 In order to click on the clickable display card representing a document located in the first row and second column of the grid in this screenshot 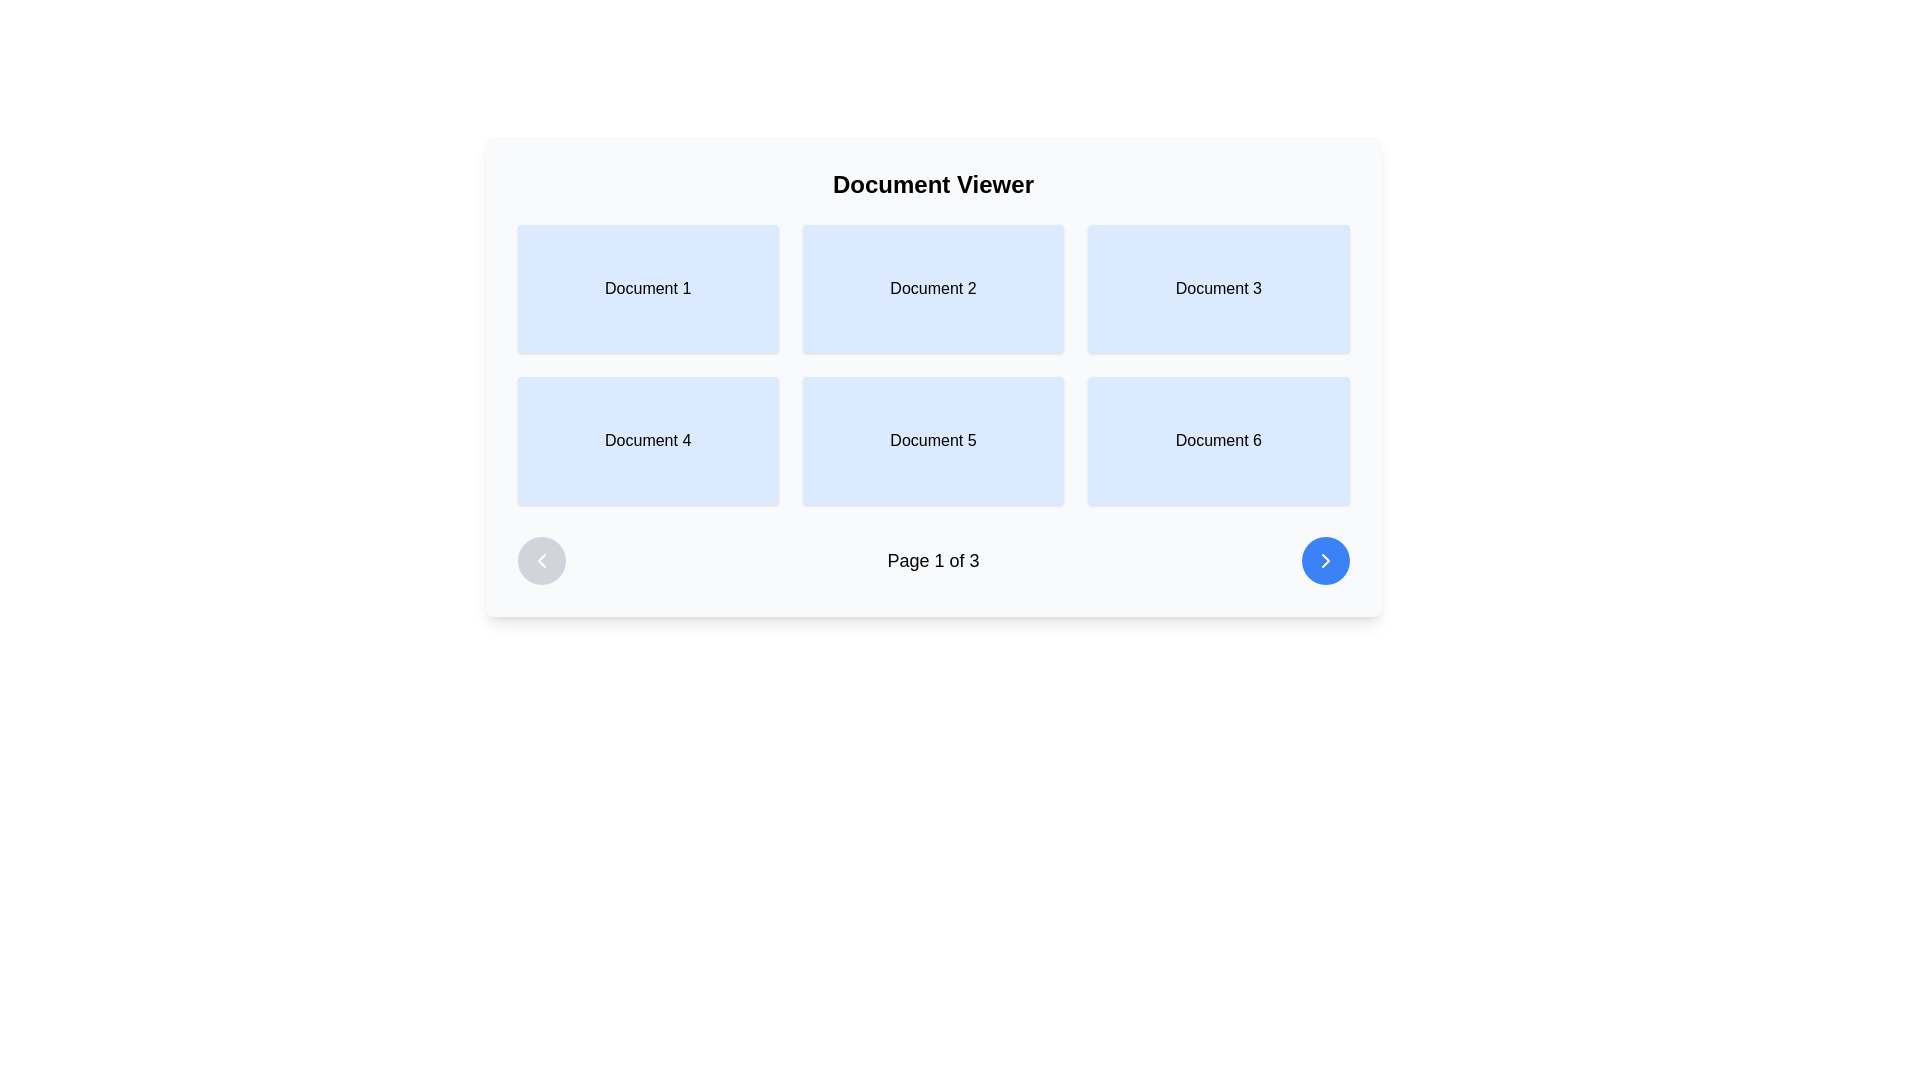, I will do `click(932, 289)`.